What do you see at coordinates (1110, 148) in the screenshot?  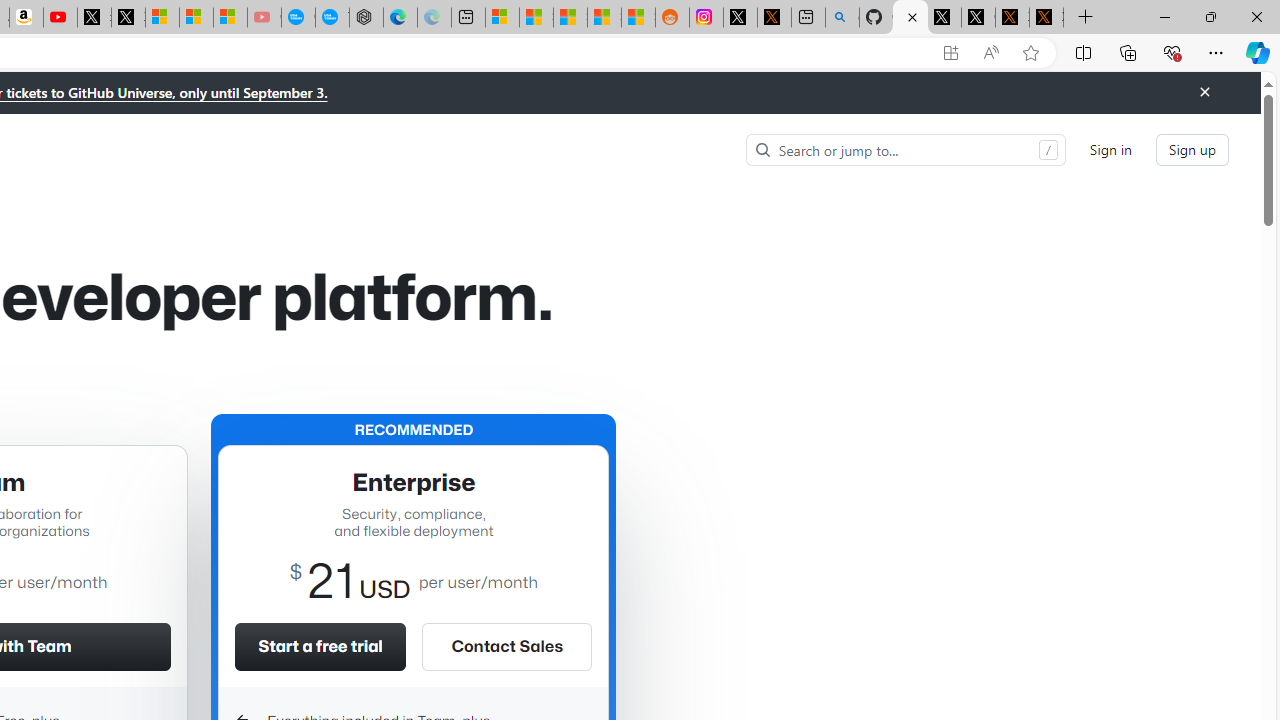 I see `'Sign in'` at bounding box center [1110, 148].